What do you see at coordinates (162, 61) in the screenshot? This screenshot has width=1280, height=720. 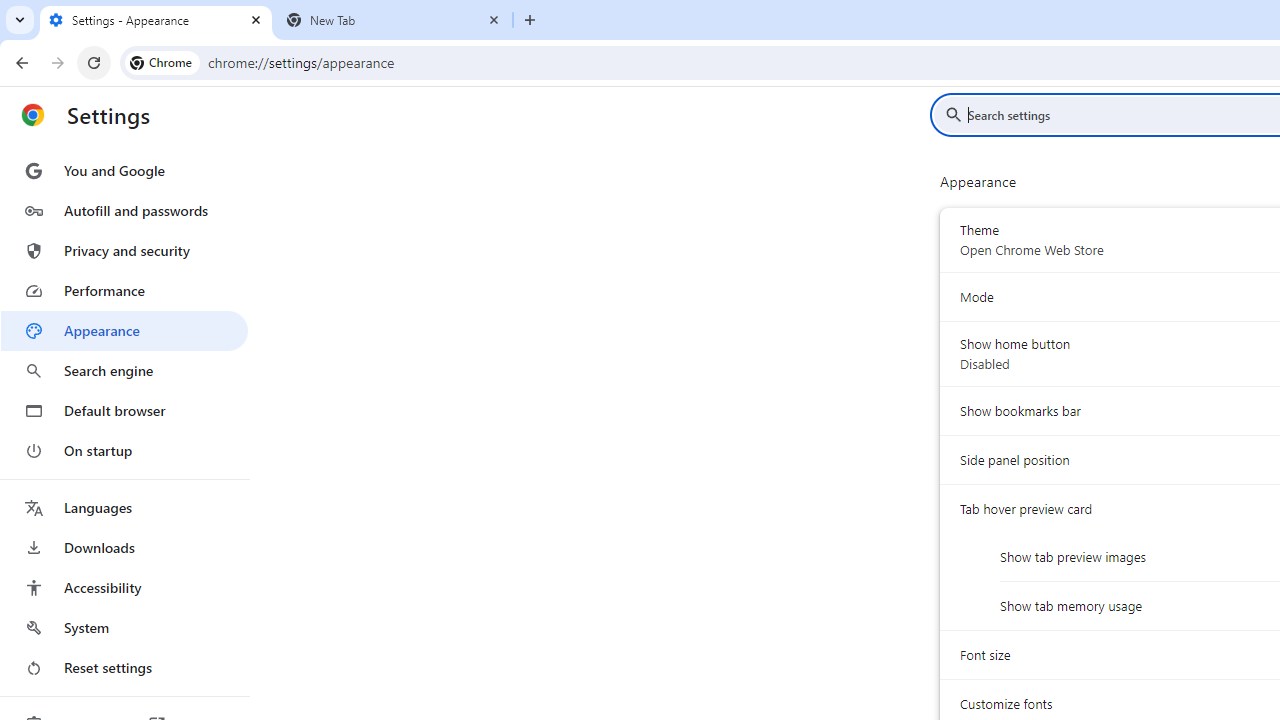 I see `'Chrome'` at bounding box center [162, 61].